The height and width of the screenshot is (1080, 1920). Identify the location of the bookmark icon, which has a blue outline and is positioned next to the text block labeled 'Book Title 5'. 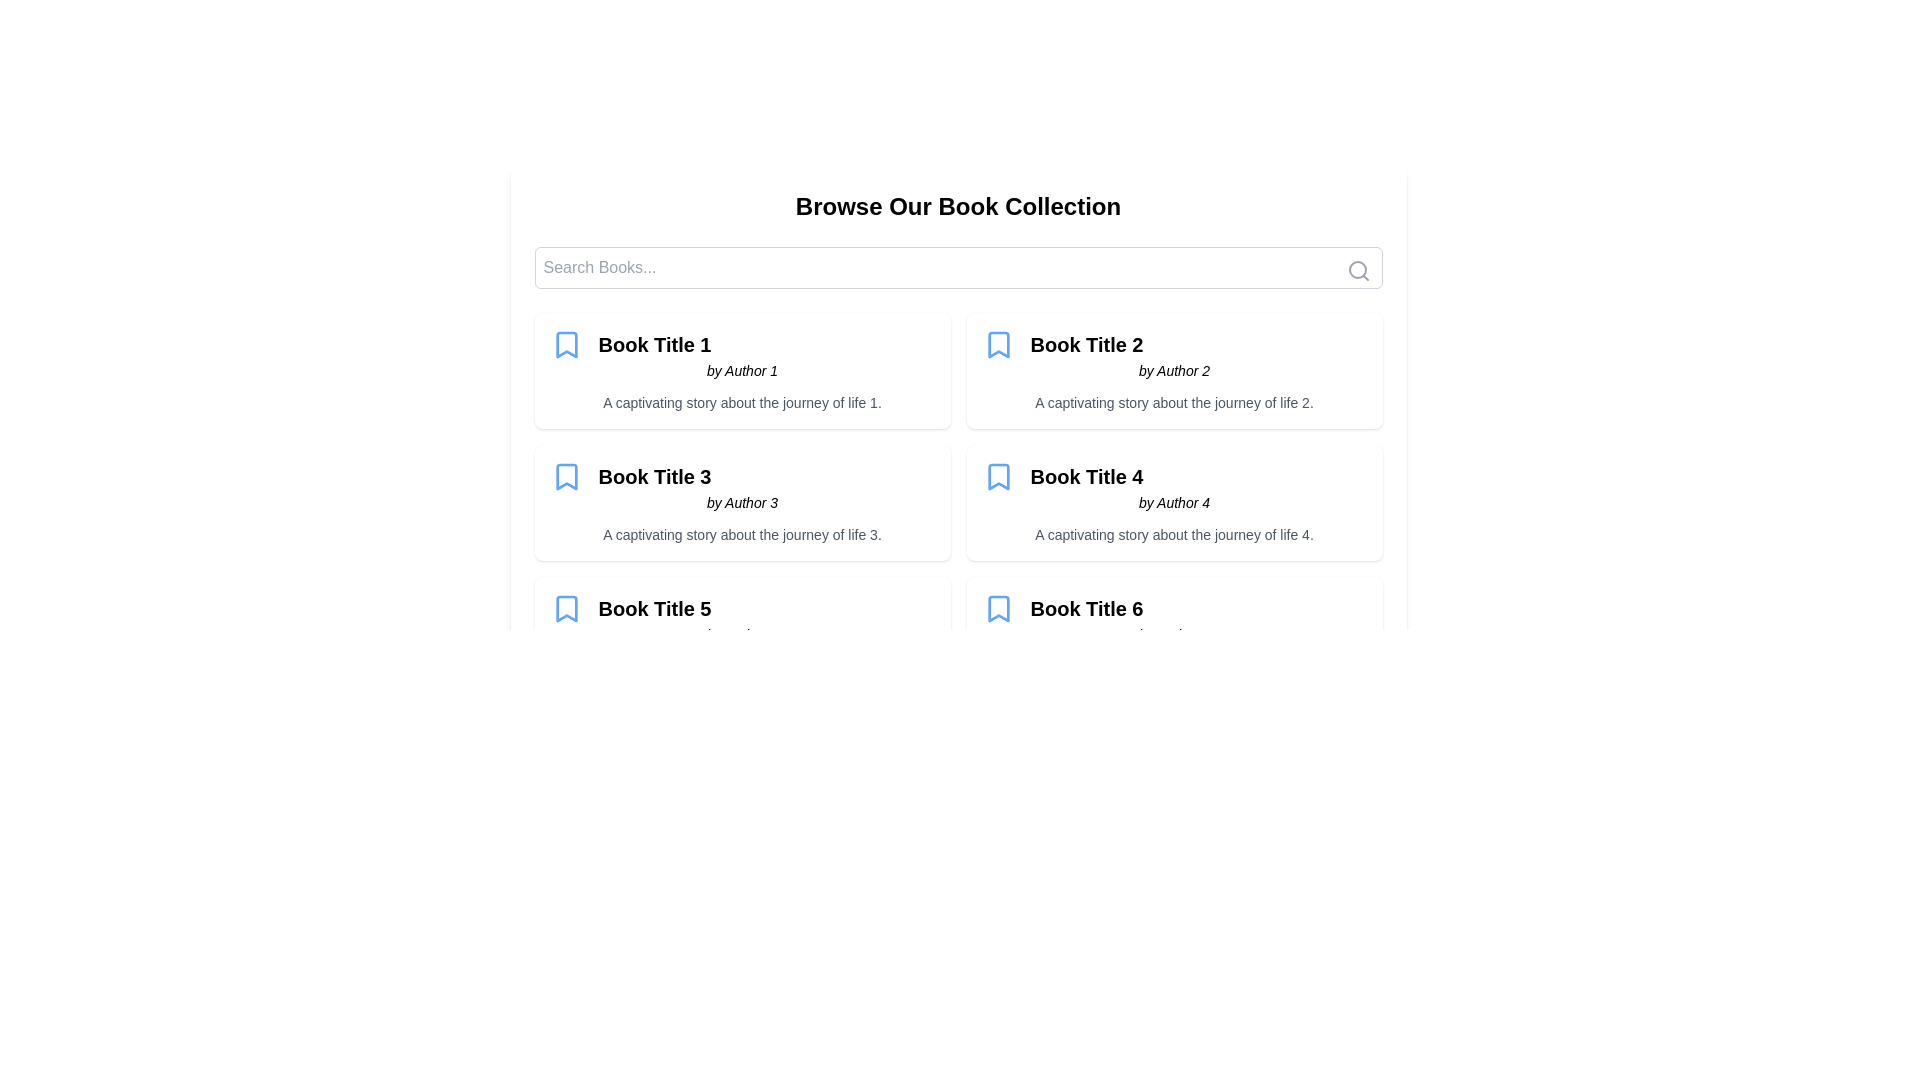
(565, 608).